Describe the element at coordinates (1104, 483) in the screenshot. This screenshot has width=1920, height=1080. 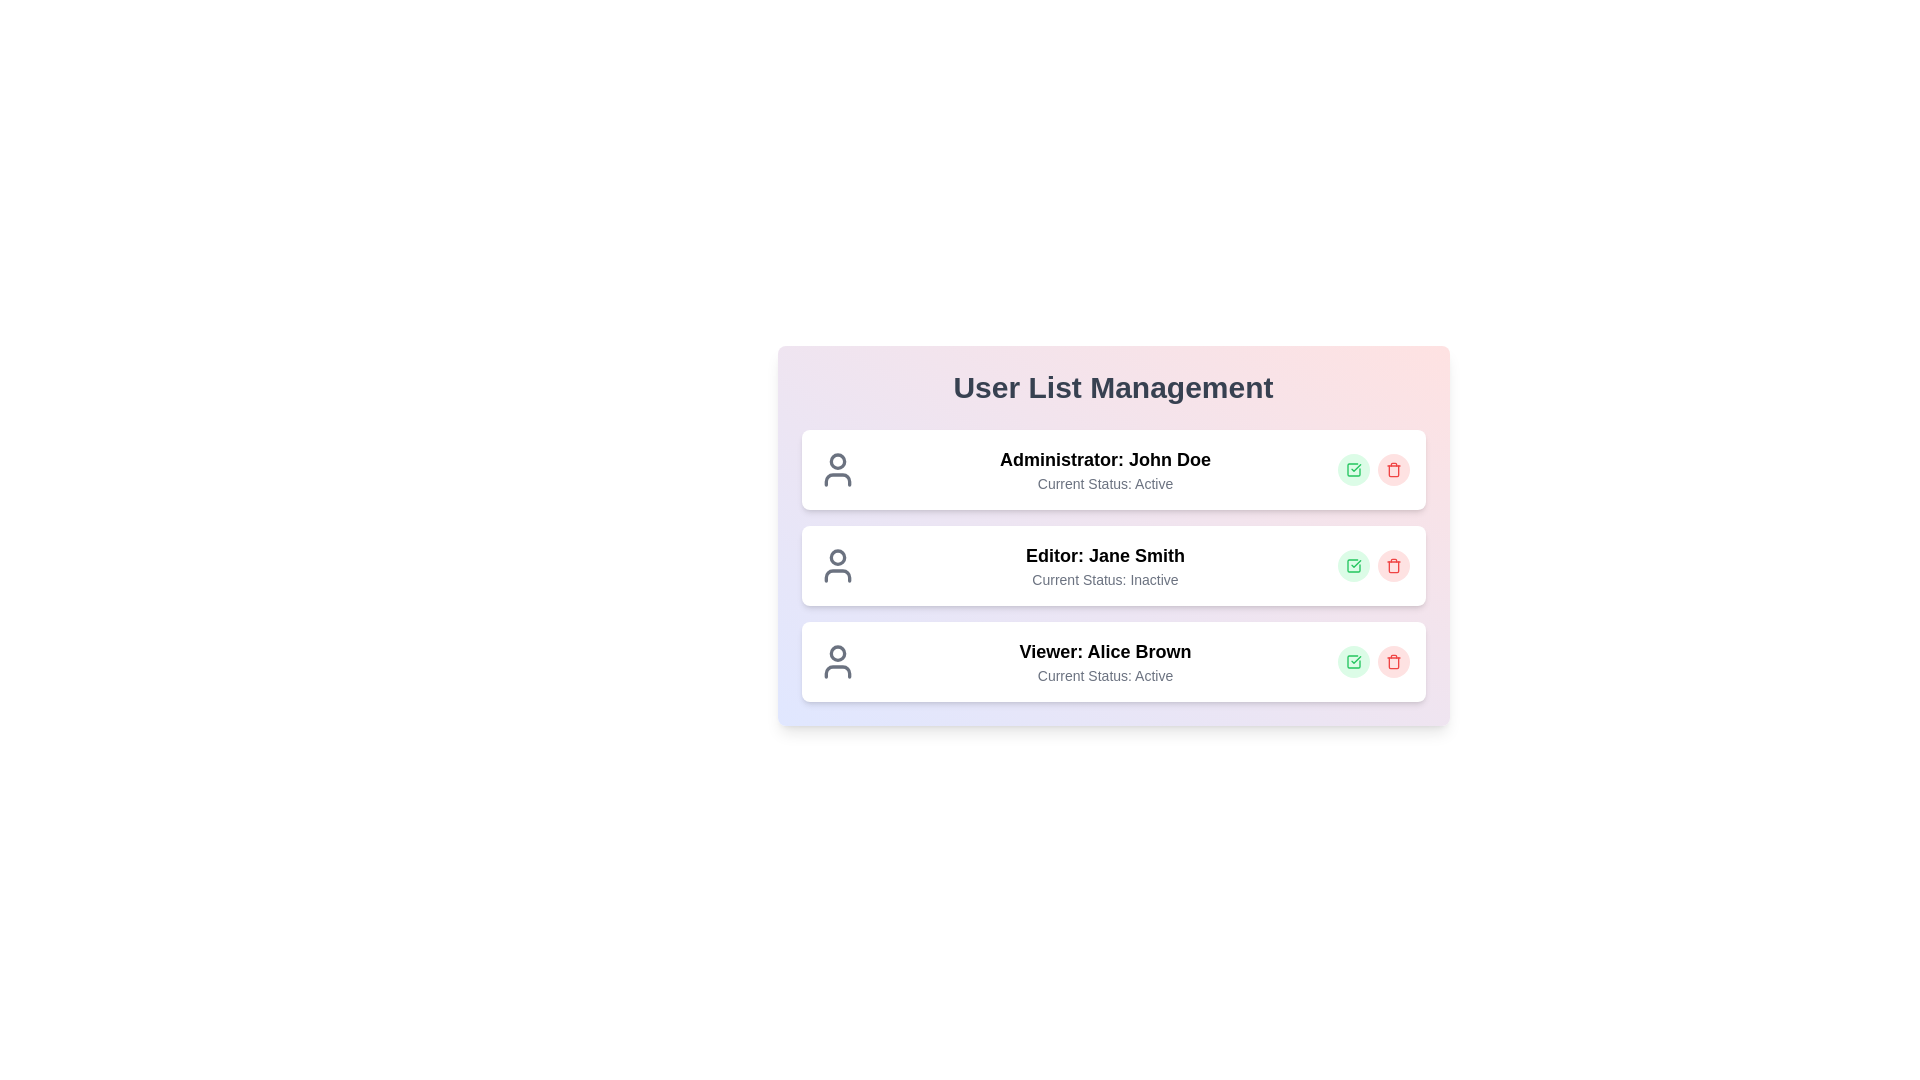
I see `the text label displaying 'Current Status: Active', which is positioned directly below 'Administrator: John Doe' within the first user card in the 'User List Management' section` at that location.